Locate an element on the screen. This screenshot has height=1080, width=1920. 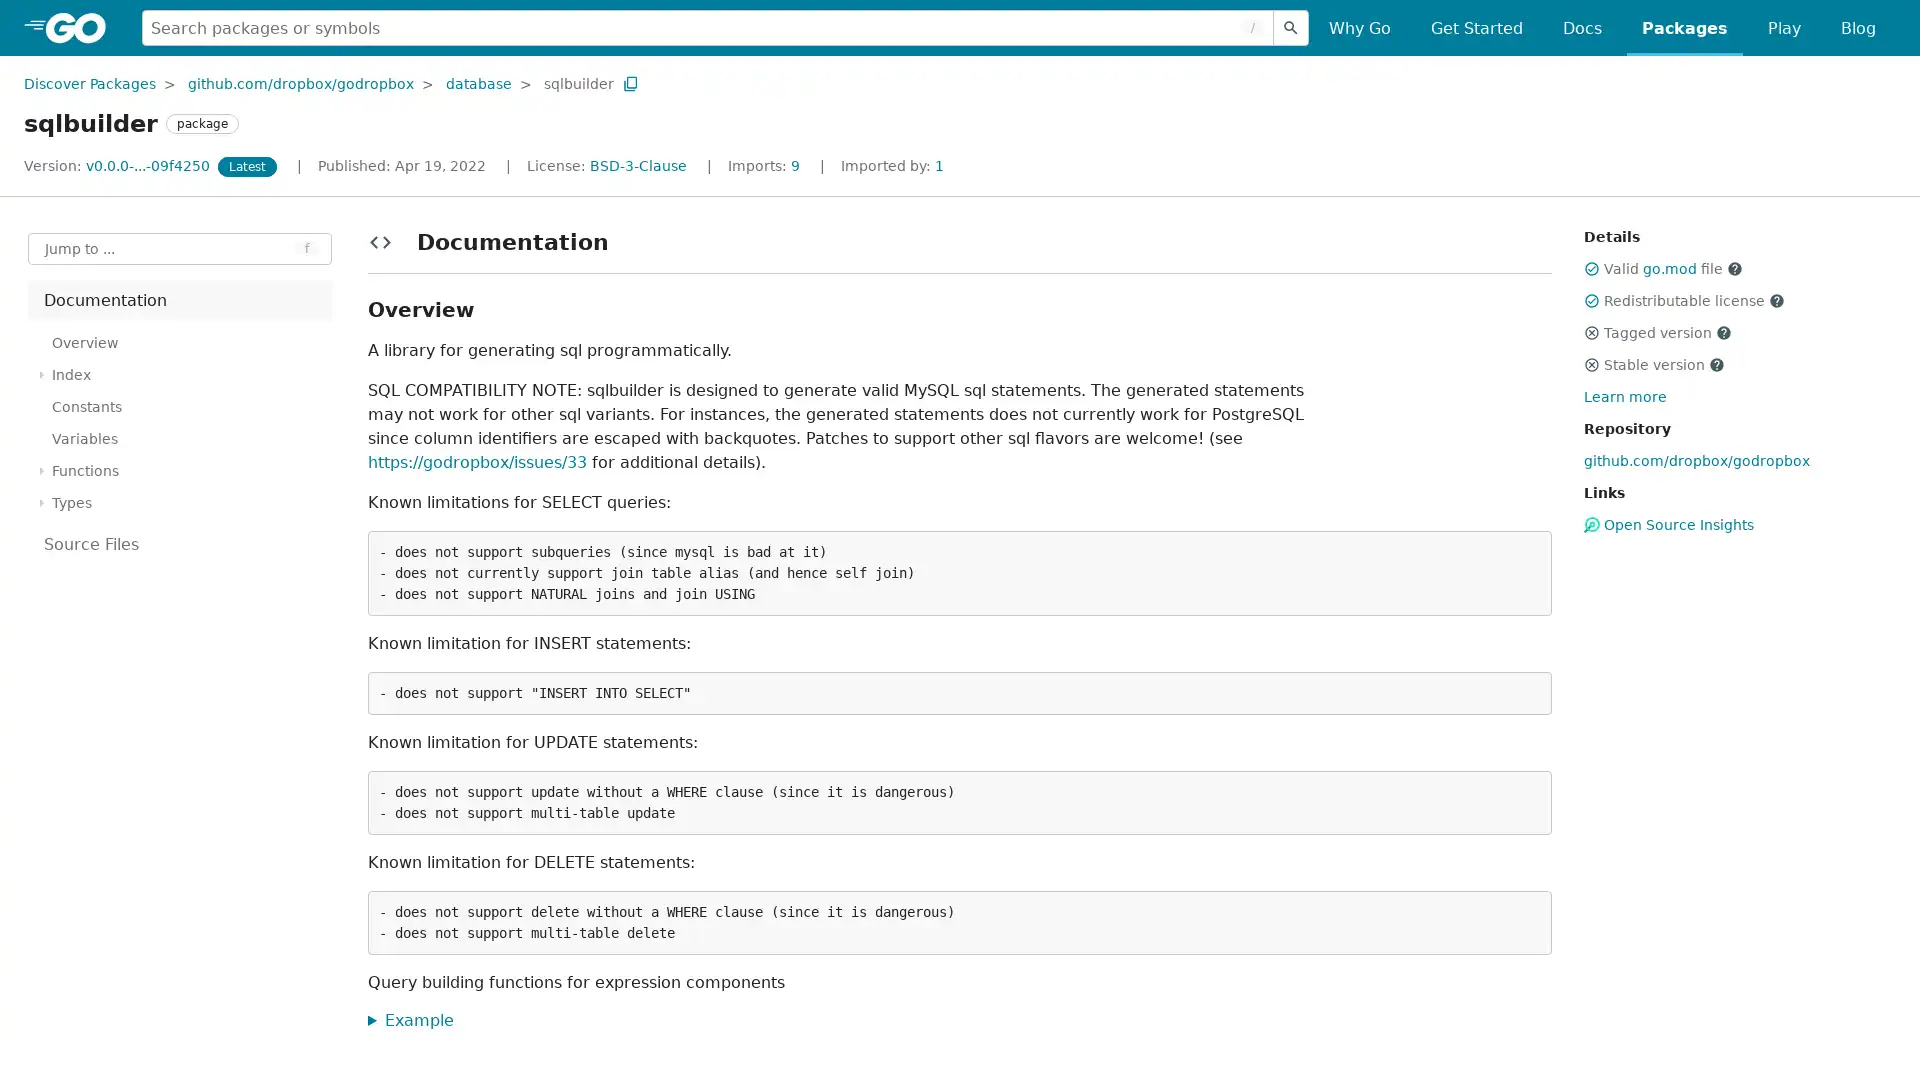
Copy Path to Clipboard is located at coordinates (629, 82).